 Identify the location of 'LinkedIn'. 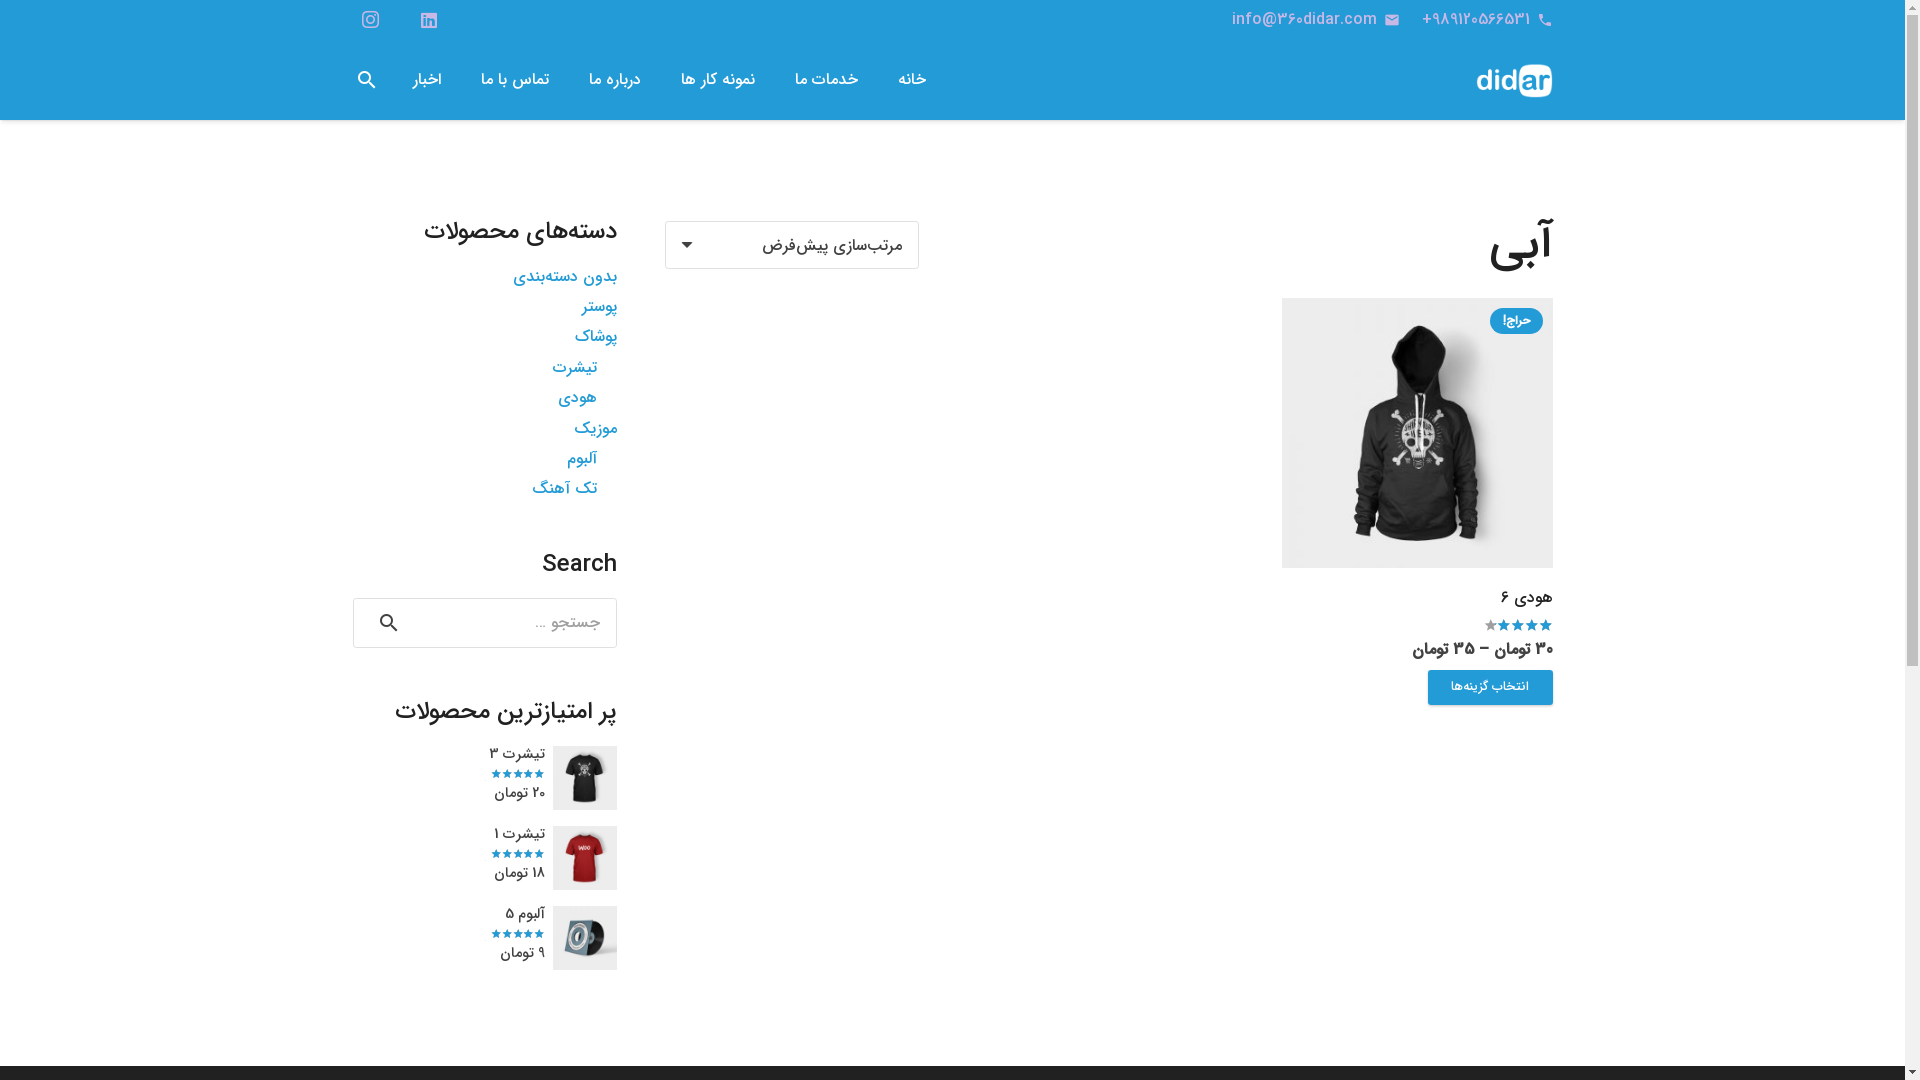
(427, 19).